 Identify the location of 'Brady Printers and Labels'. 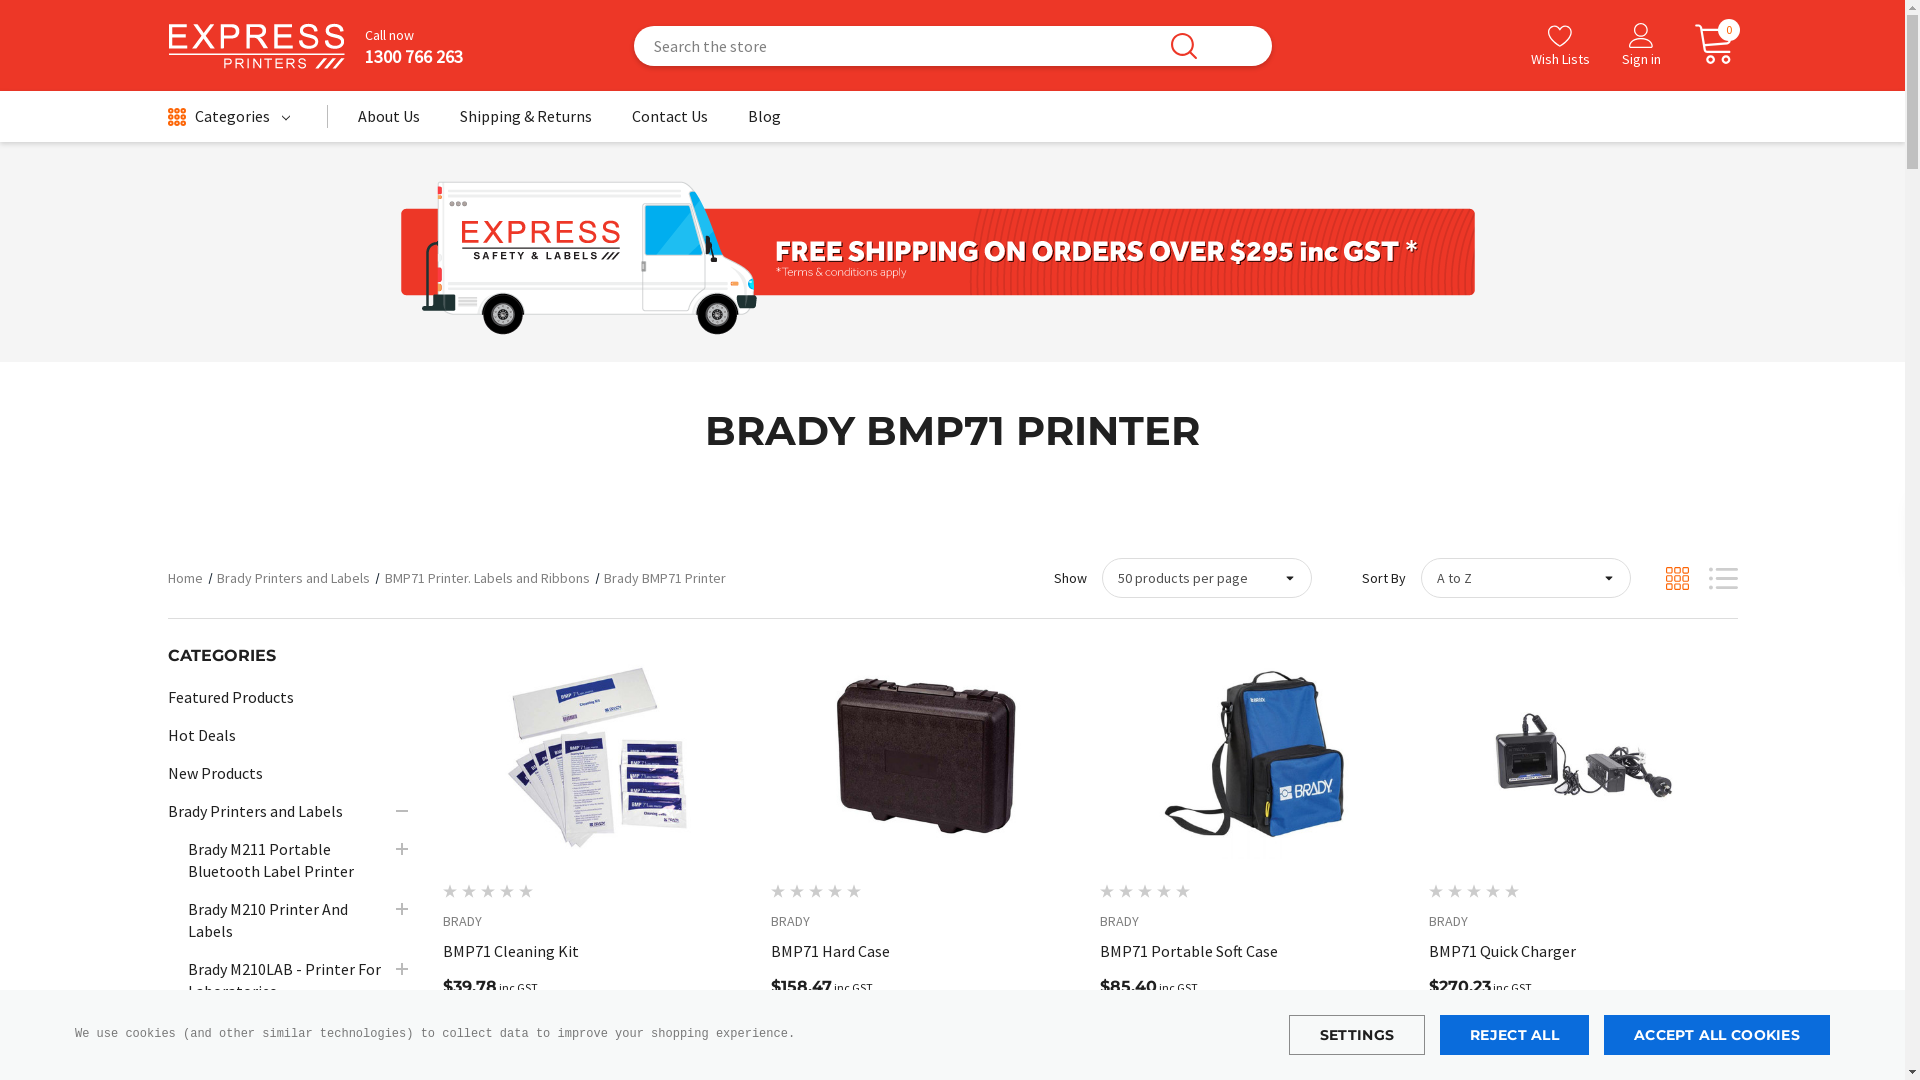
(216, 578).